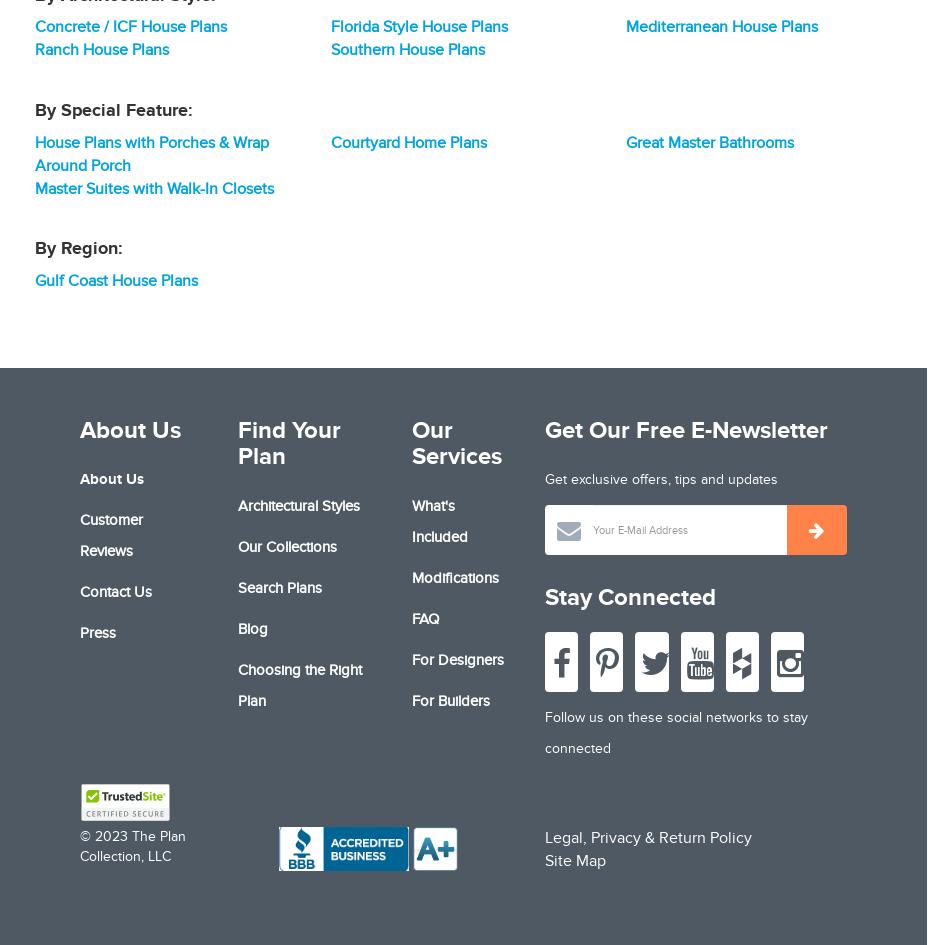  I want to click on 'Follow us on these social networks to stay connected', so click(675, 731).